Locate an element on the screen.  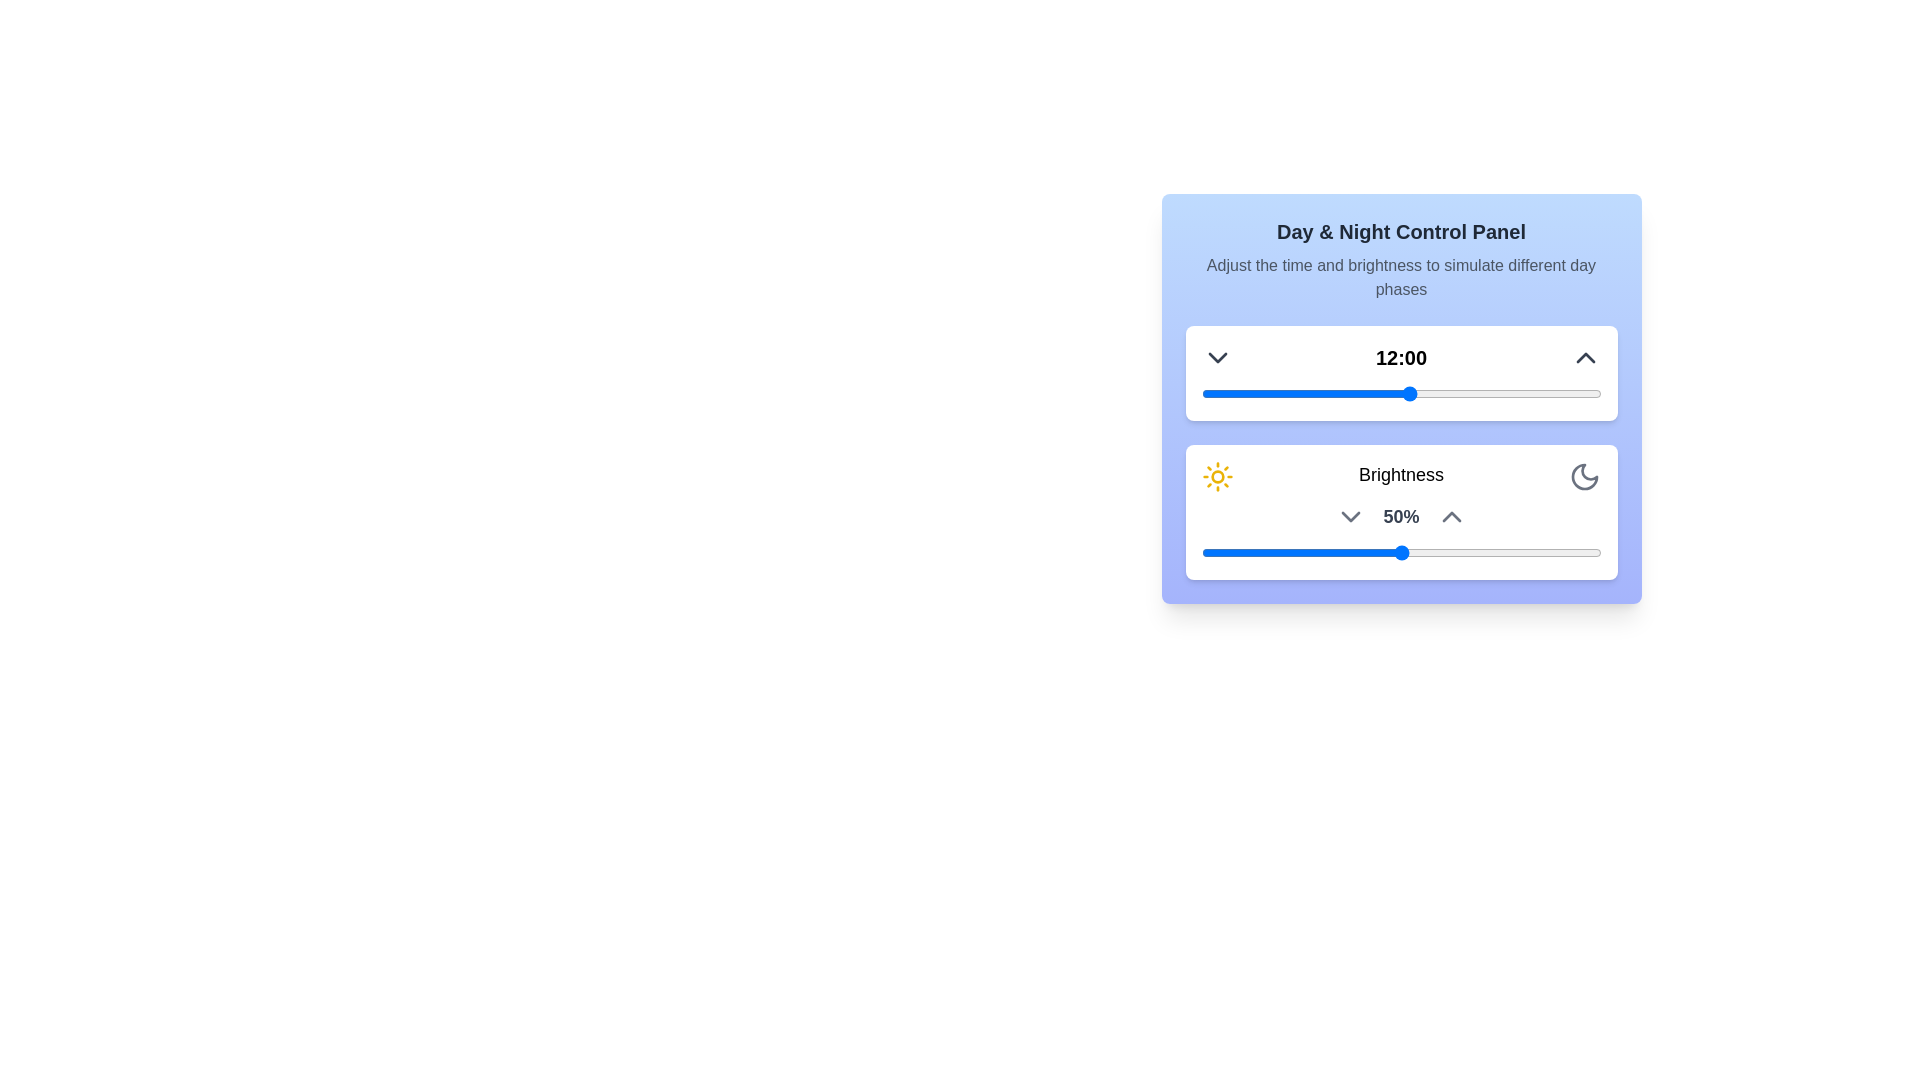
brightness is located at coordinates (1313, 552).